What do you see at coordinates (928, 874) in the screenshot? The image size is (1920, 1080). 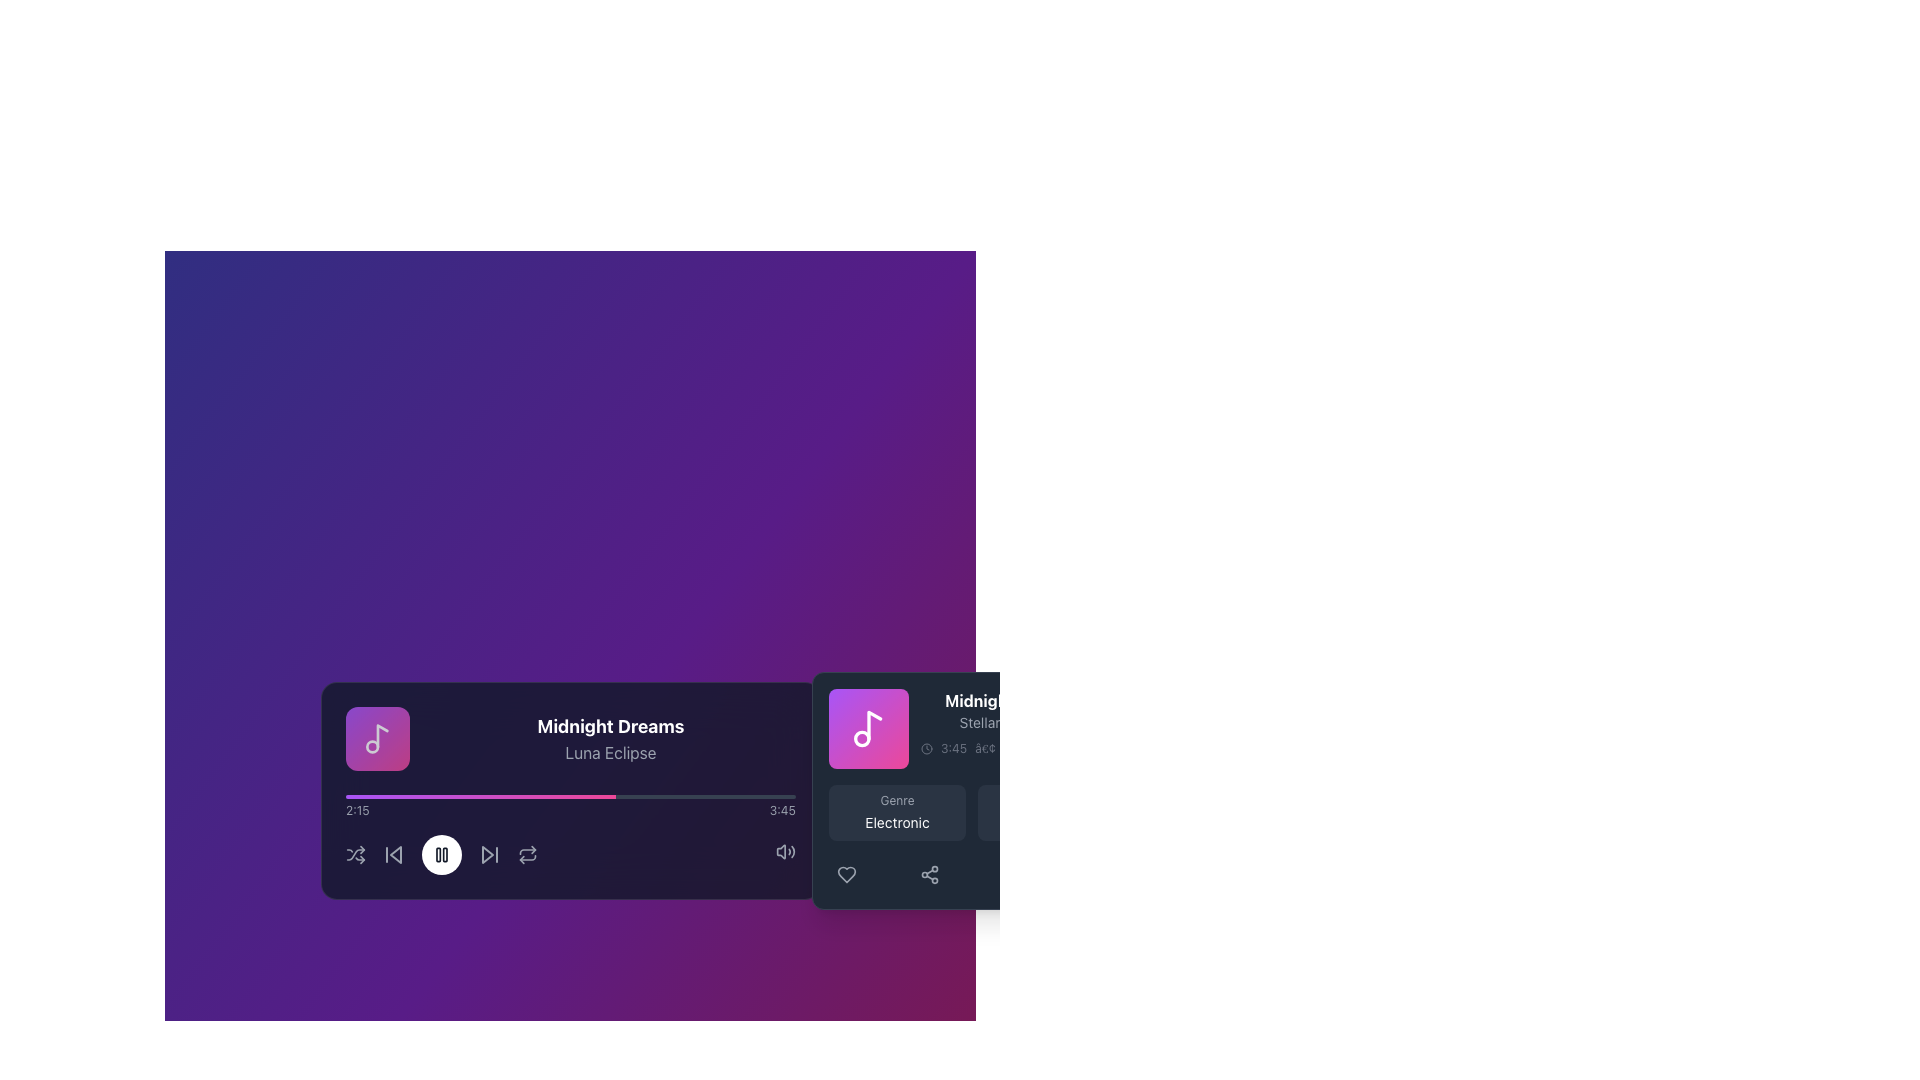 I see `the Share icon located at the bottom-right corner of the music track details section` at bounding box center [928, 874].